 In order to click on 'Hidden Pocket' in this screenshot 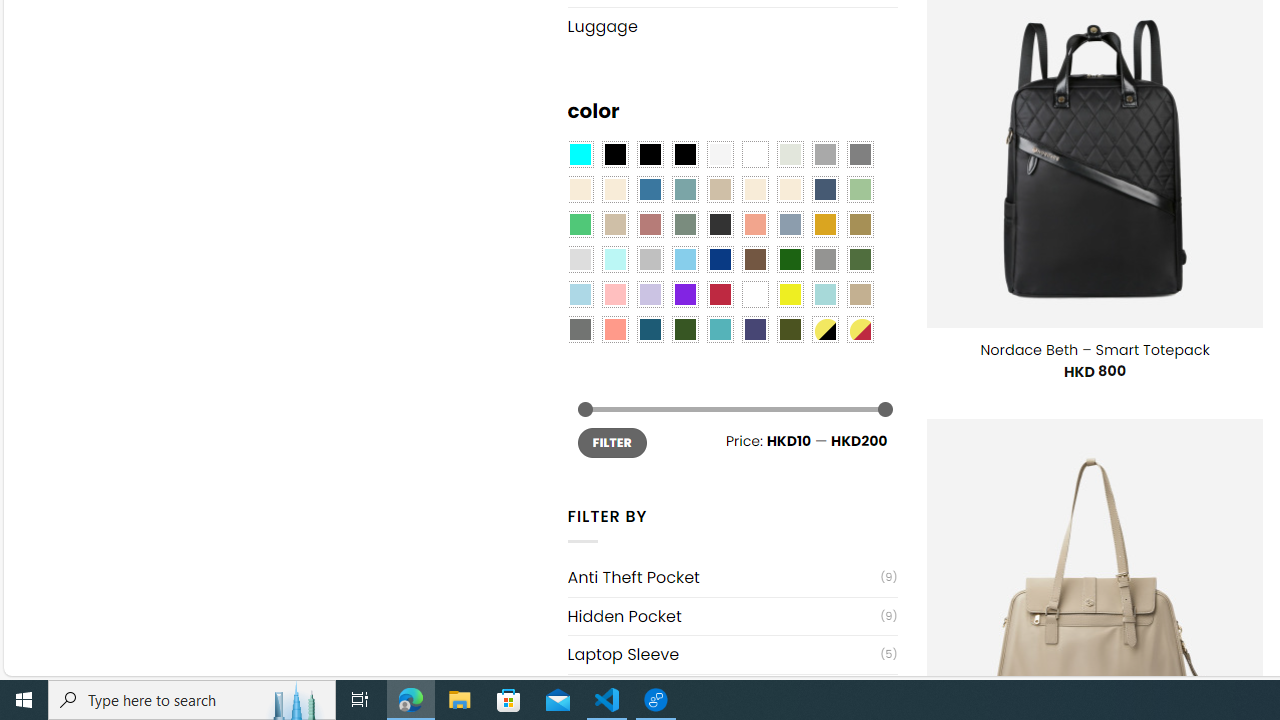, I will do `click(722, 615)`.